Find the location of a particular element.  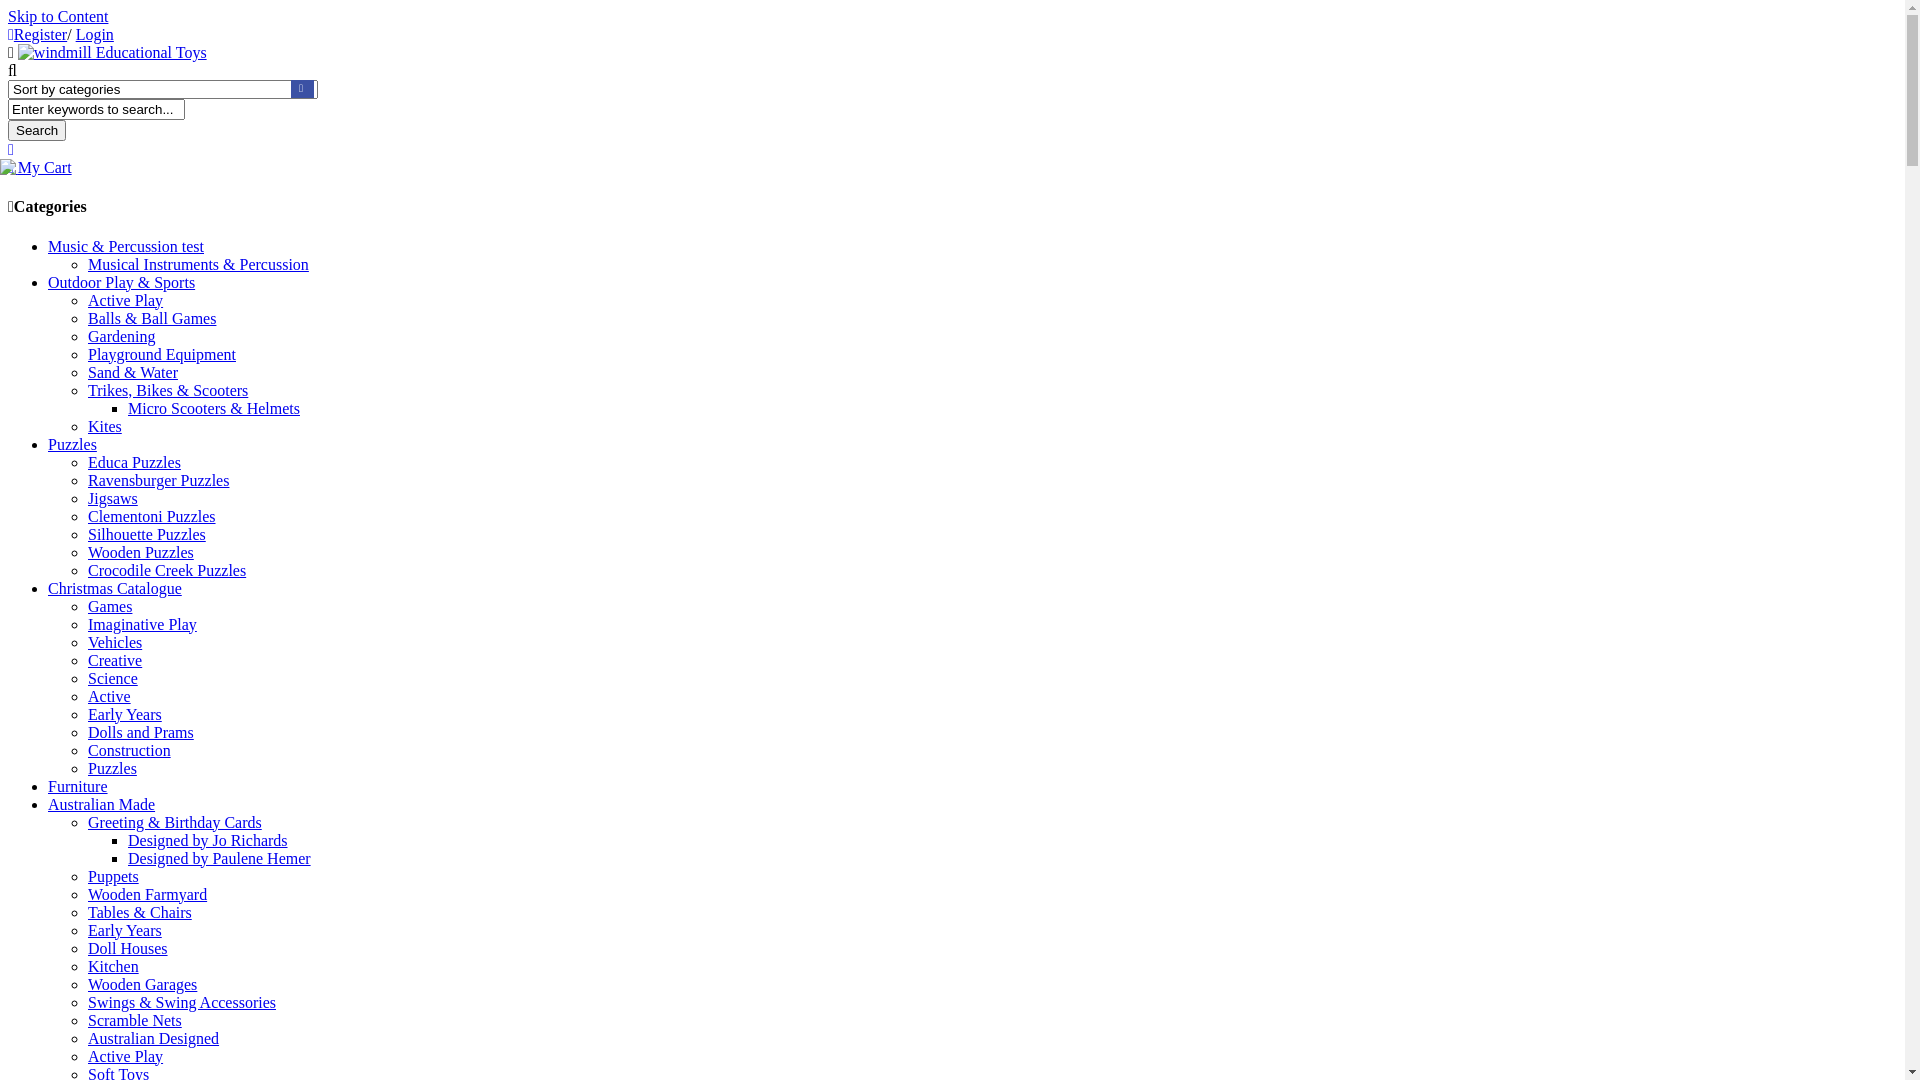

'Silhouette Puzzles' is located at coordinates (146, 533).